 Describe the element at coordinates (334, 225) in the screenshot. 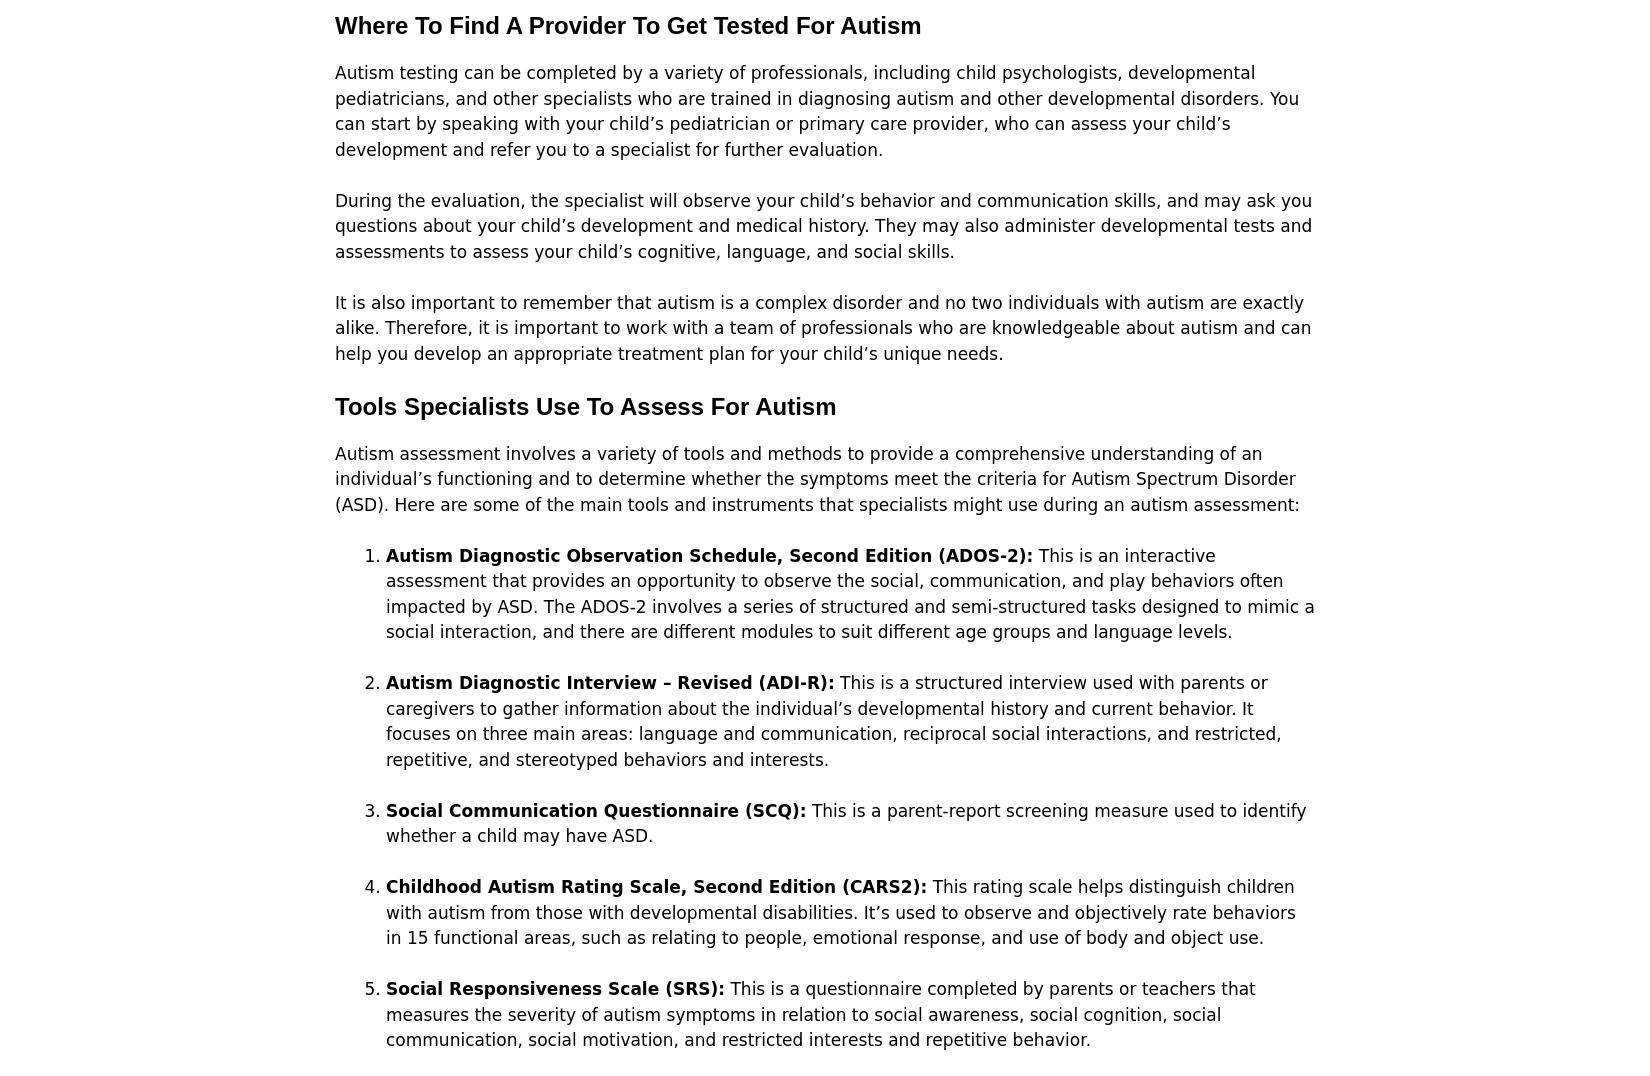

I see `'During the evaluation, the specialist will observe your child’s behavior and communication skills, and may ask you questions about your child’s development and medical history. They may also administer developmental tests and assessments to assess your child’s cognitive, language, and social skills.'` at that location.